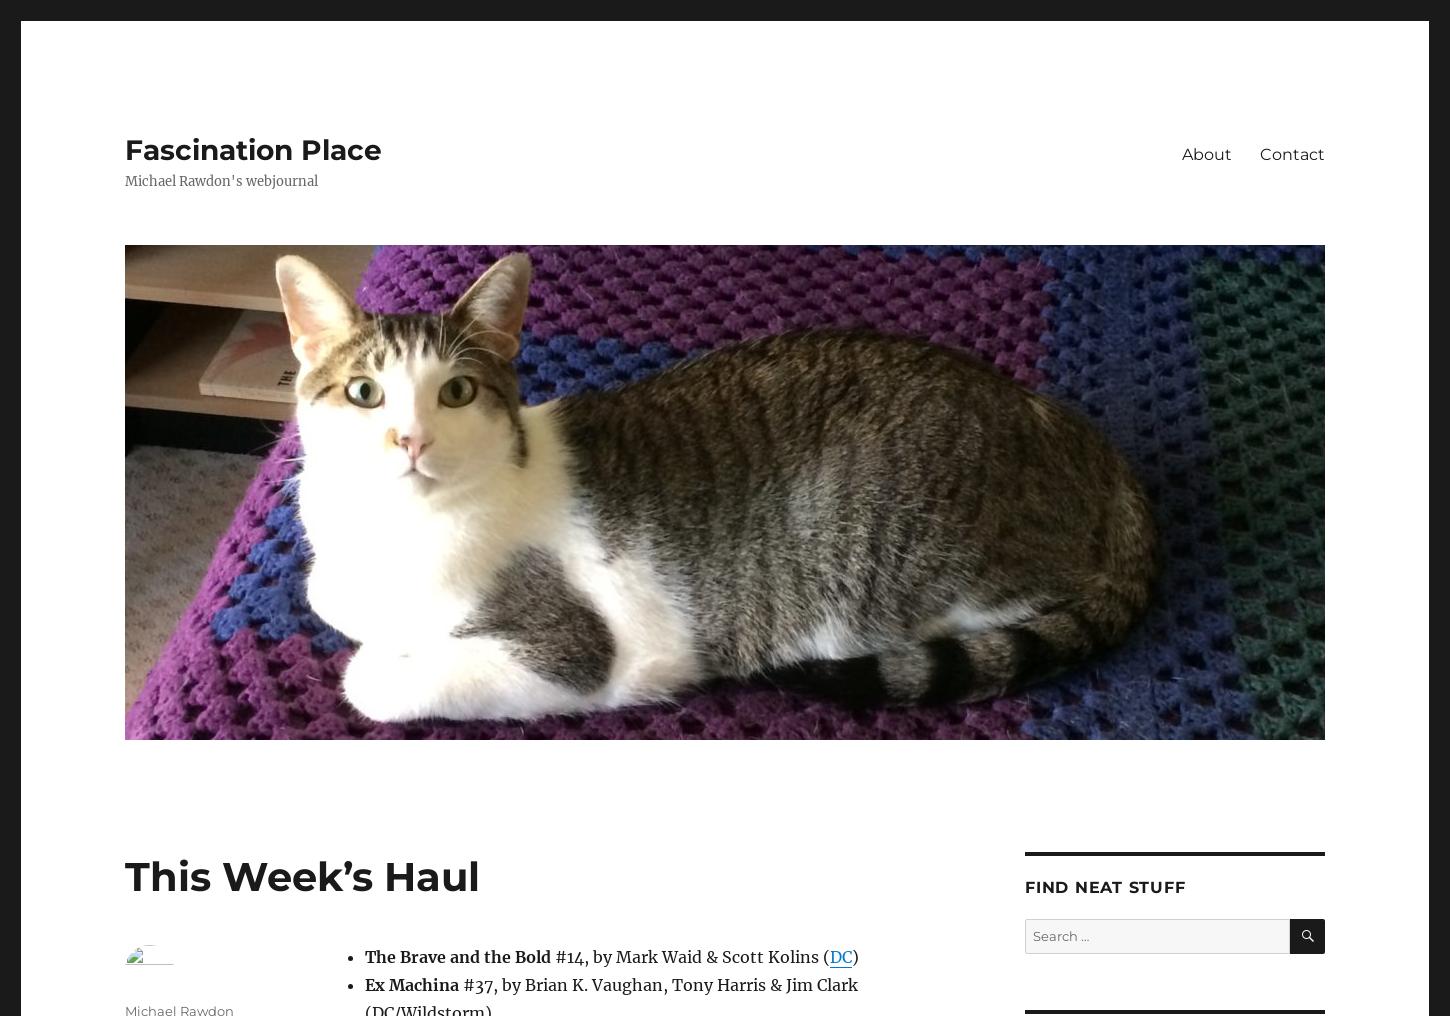 This screenshot has width=1450, height=1016. Describe the element at coordinates (457, 956) in the screenshot. I see `'The Brave and the Bold'` at that location.